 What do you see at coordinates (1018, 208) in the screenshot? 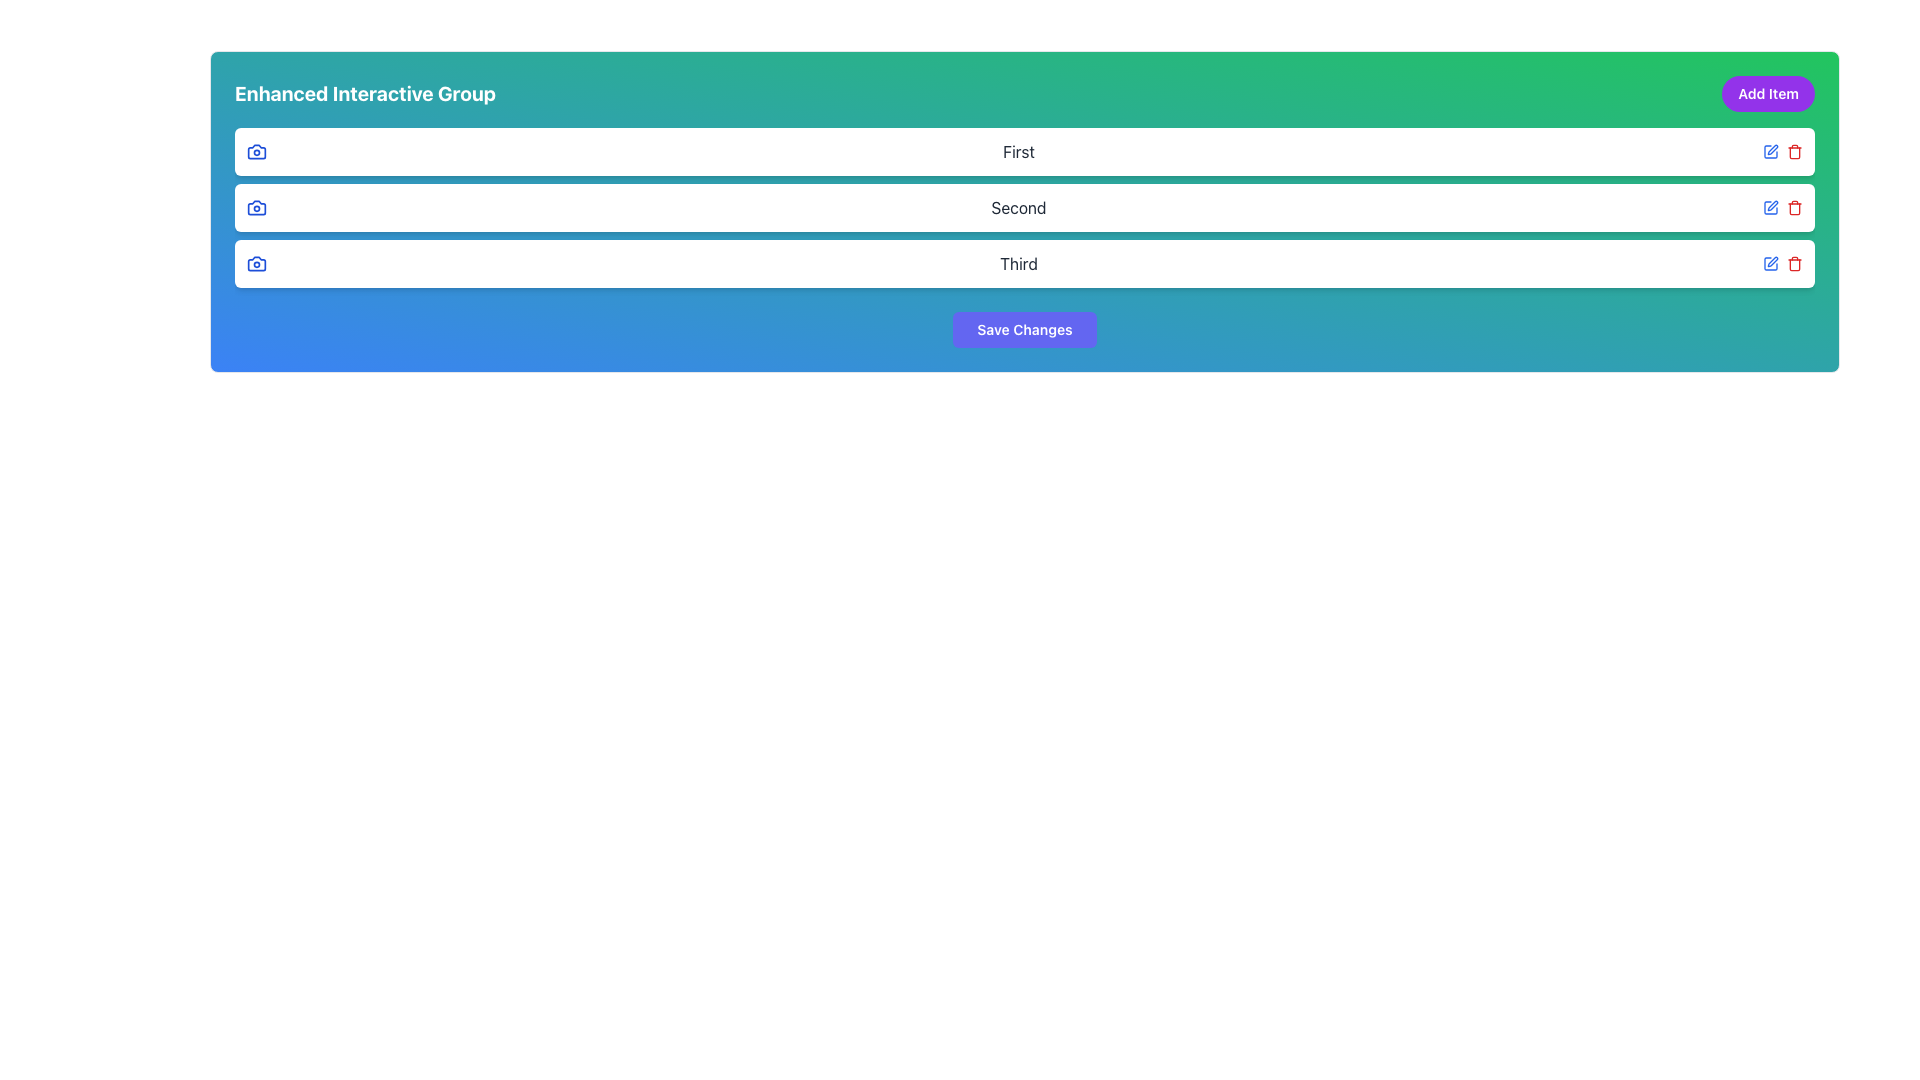
I see `the static label displaying 'Second', which is positioned in the second row of a vertically arranged group, between 'First' and 'Third'` at bounding box center [1018, 208].